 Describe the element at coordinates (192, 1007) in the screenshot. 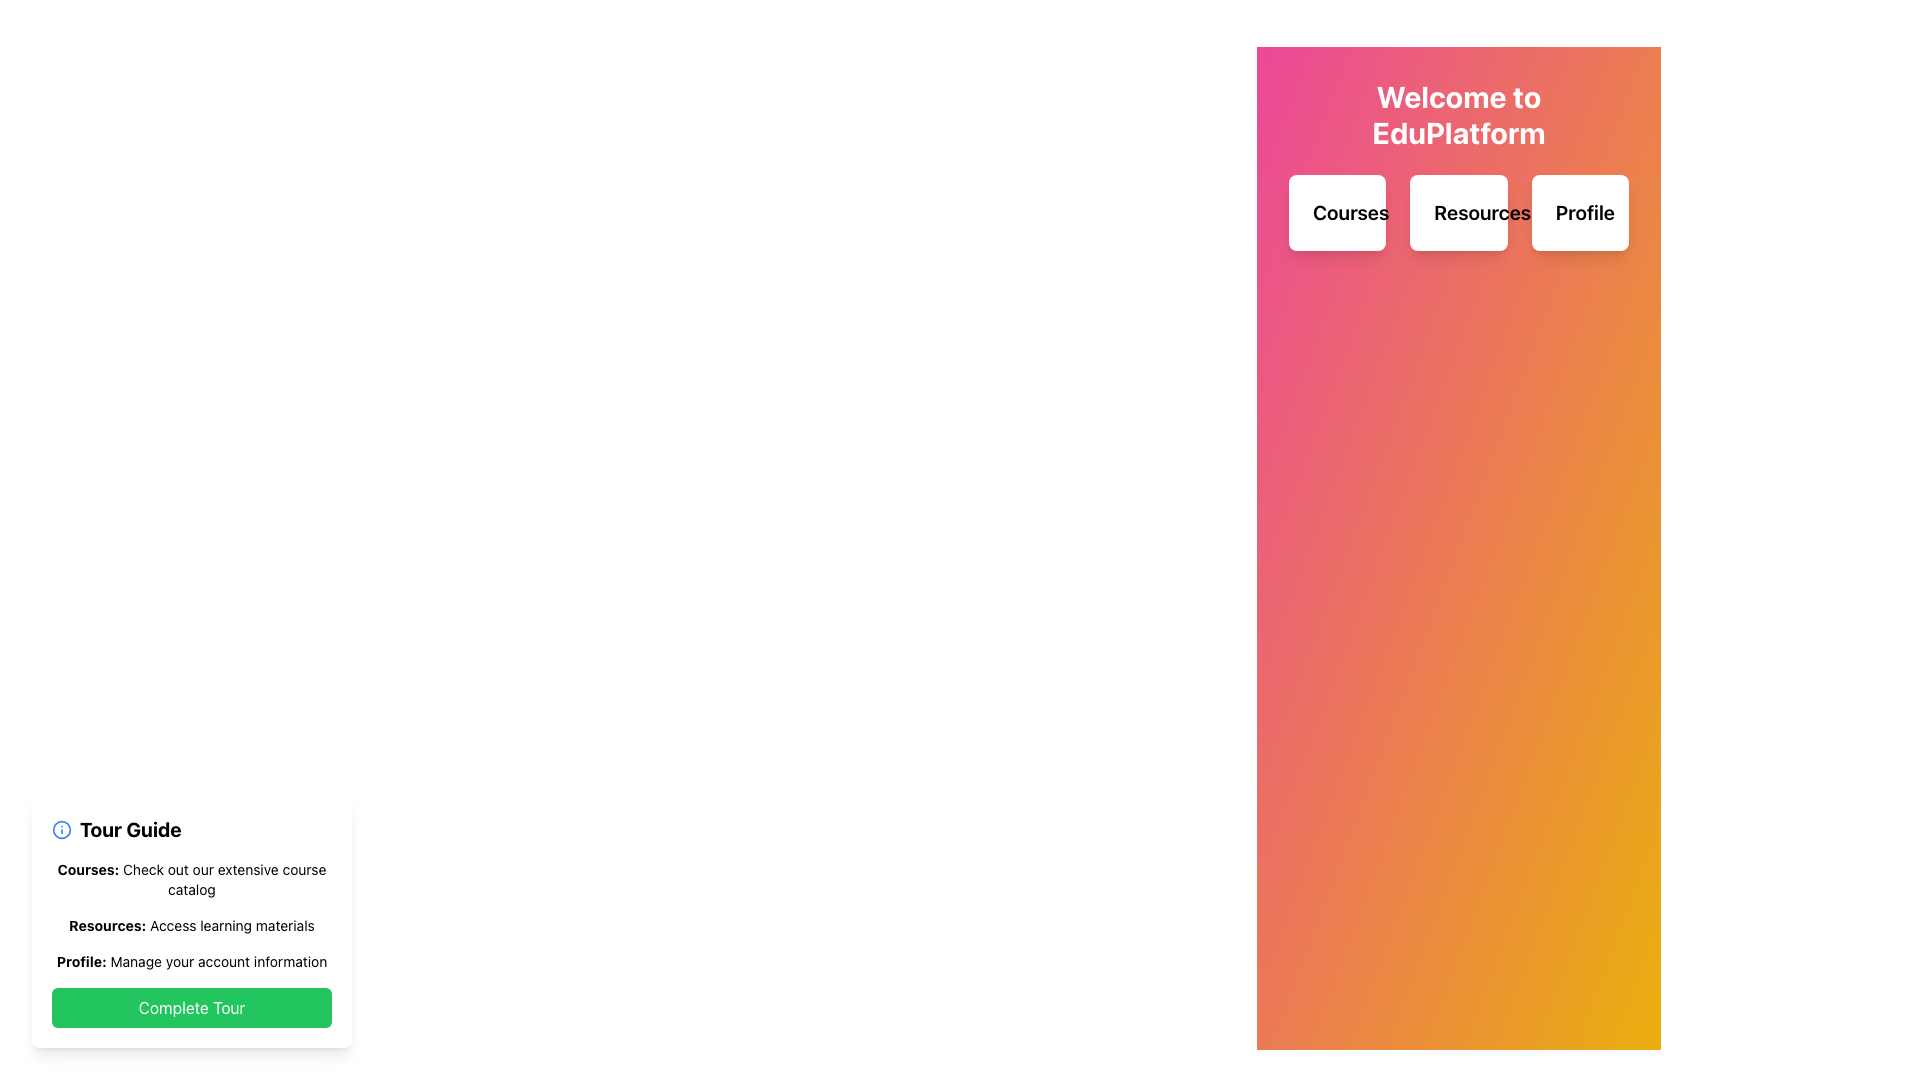

I see `the confirmation button located at the bottom-left of the interface, below the textual entries 'Courses,' 'Resources,' and 'Profile' to observe visual feedback` at that location.